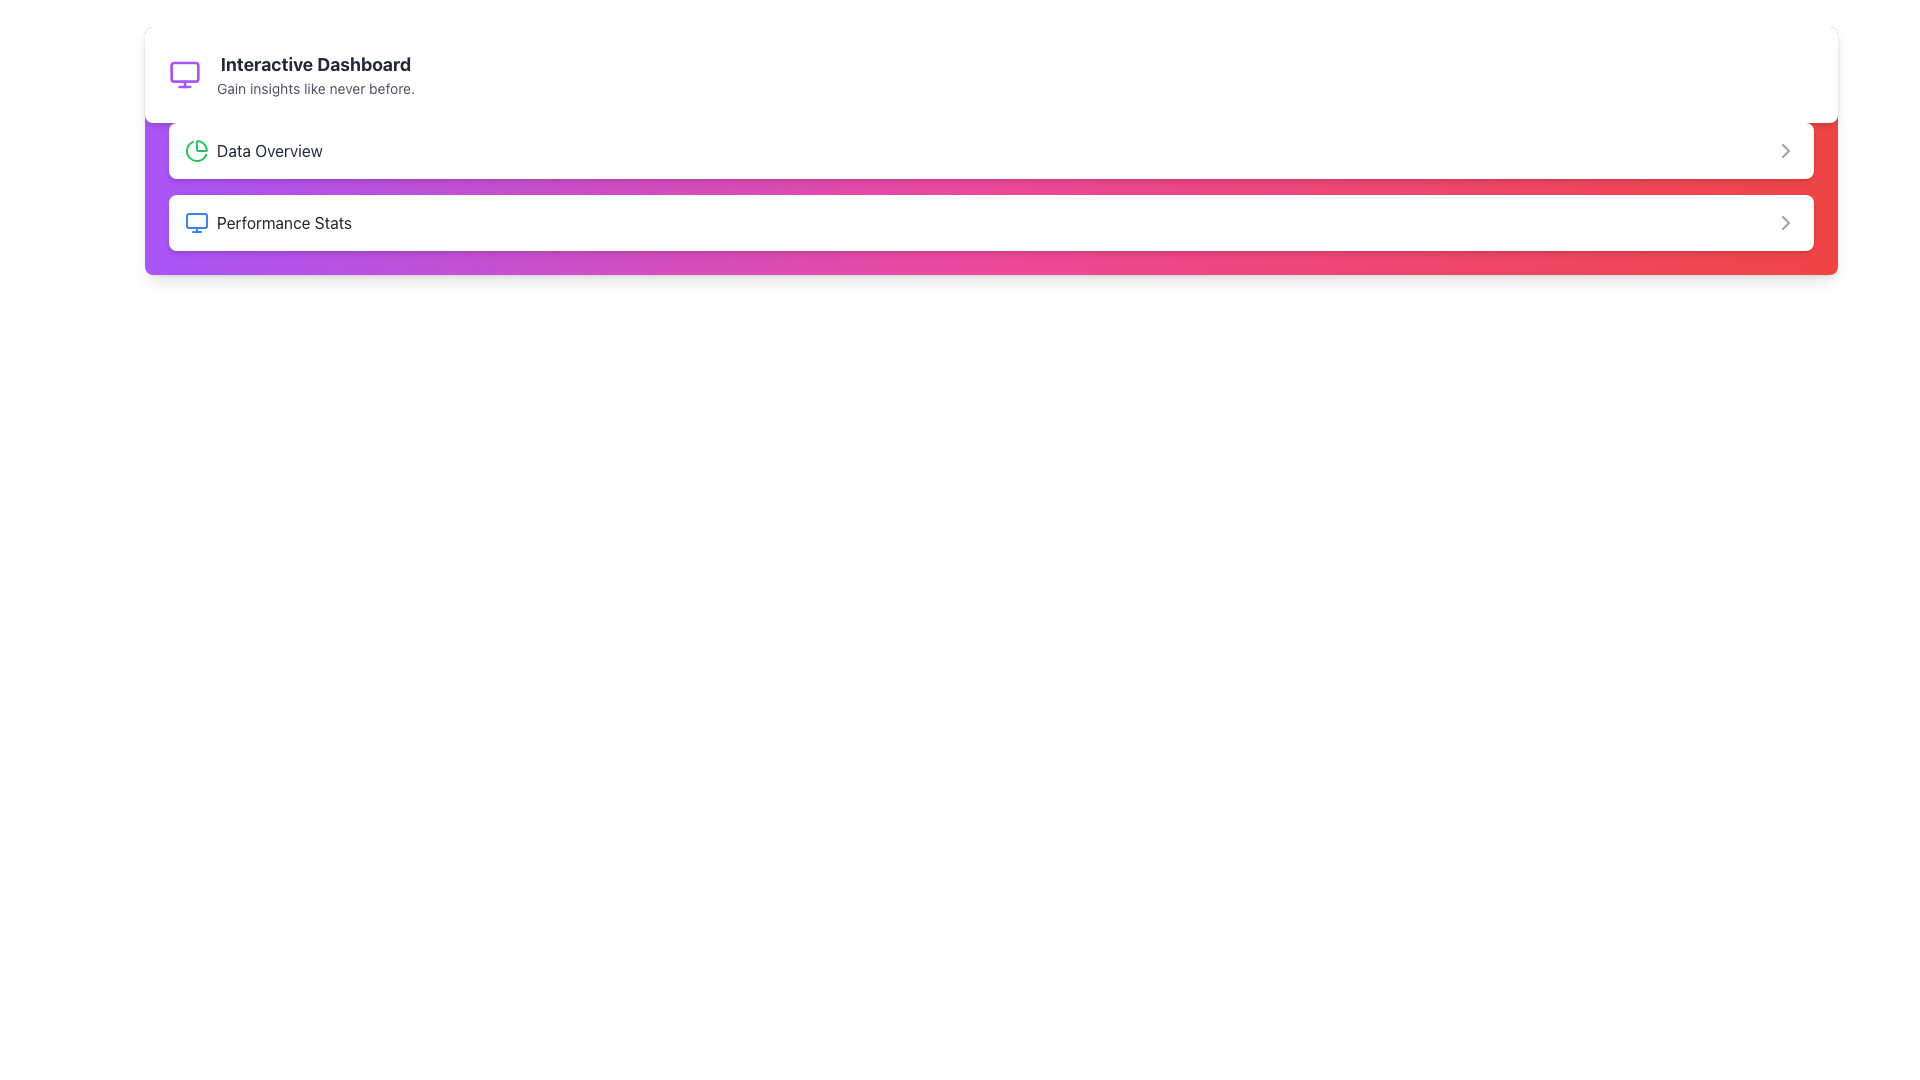 Image resolution: width=1920 pixels, height=1080 pixels. Describe the element at coordinates (268, 149) in the screenshot. I see `the Text Label that identifies the 'Data Overview' section, located to the immediate right of a green pie chart icon` at that location.